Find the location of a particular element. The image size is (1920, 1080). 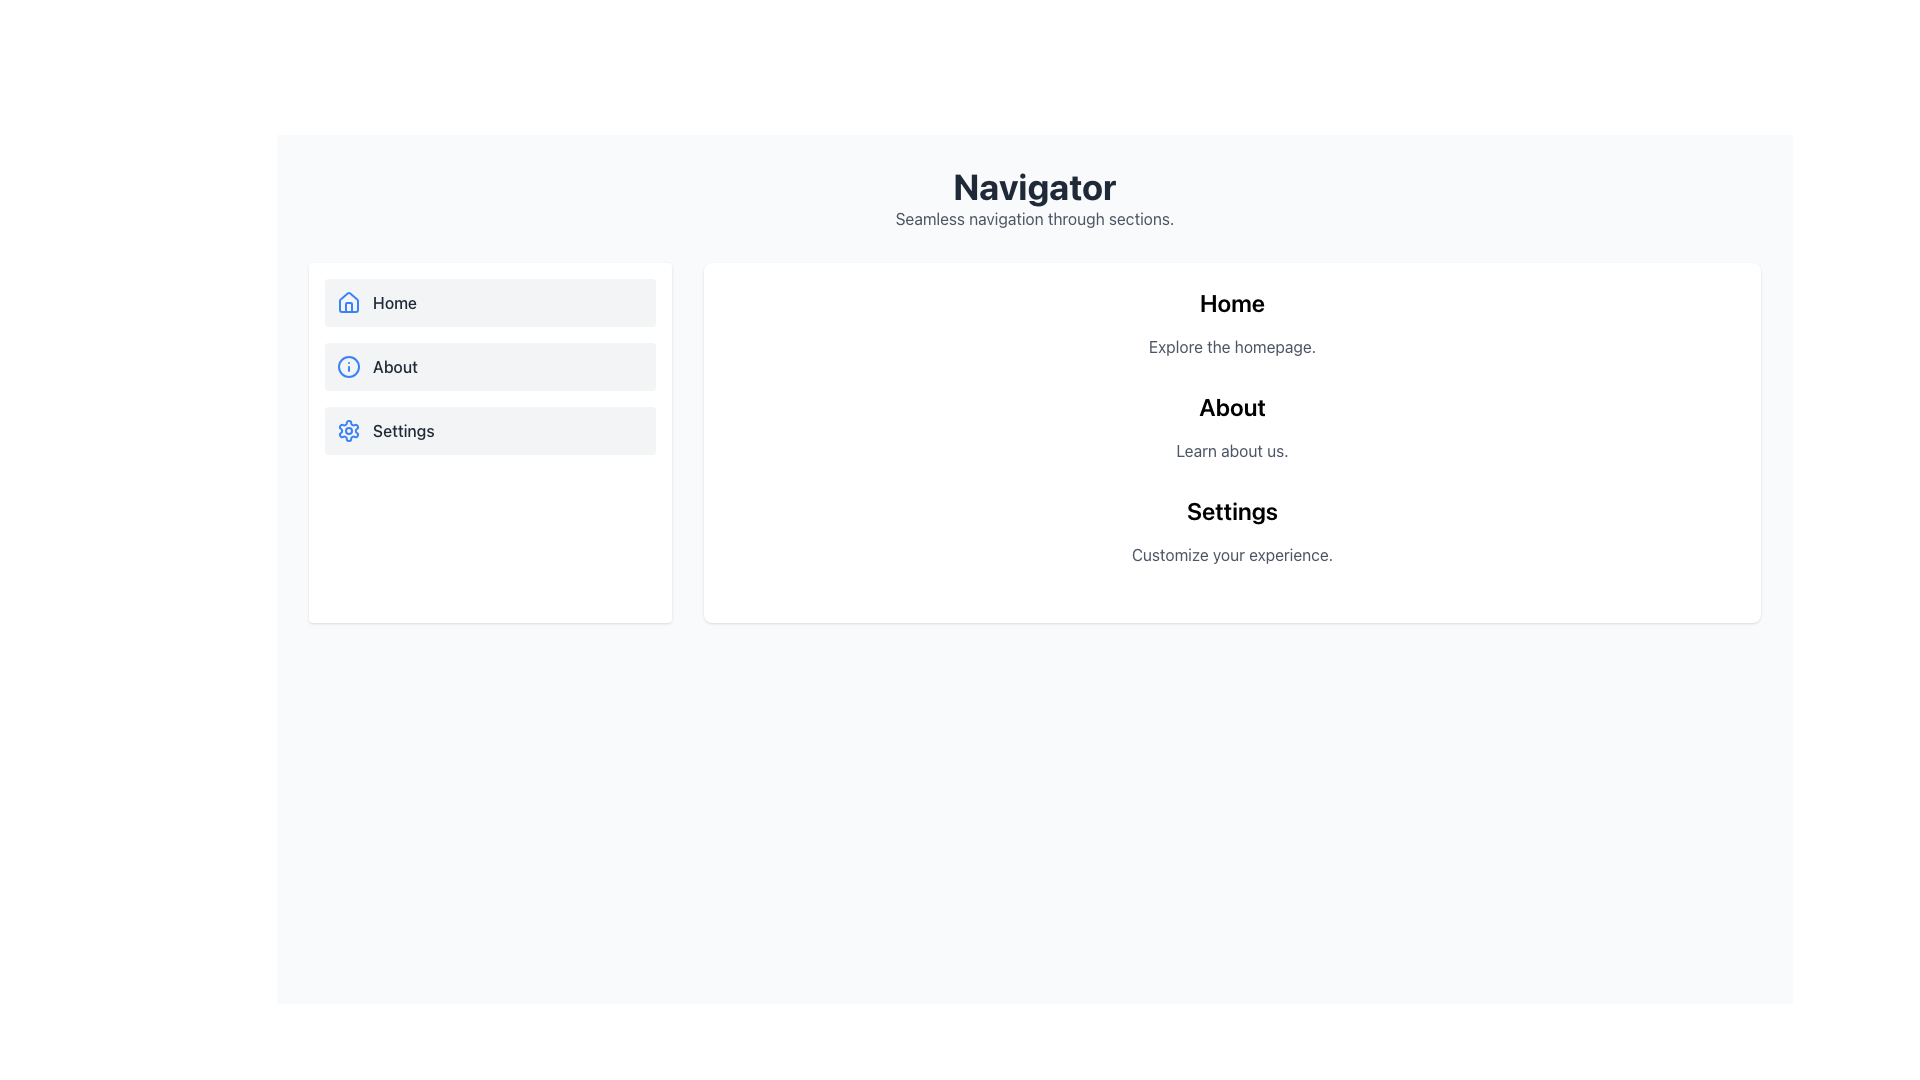

the 'About' icon in the vertical navigation menu is located at coordinates (349, 366).